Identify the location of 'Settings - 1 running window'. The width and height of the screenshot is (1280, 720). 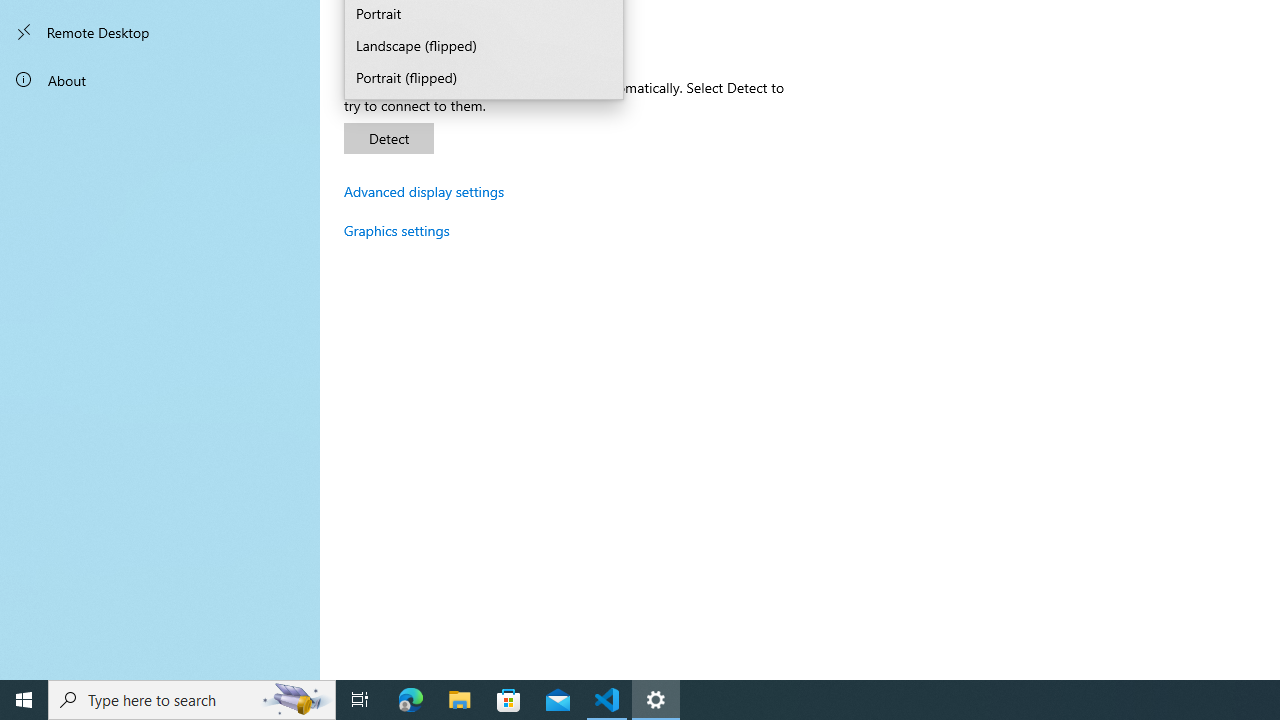
(656, 698).